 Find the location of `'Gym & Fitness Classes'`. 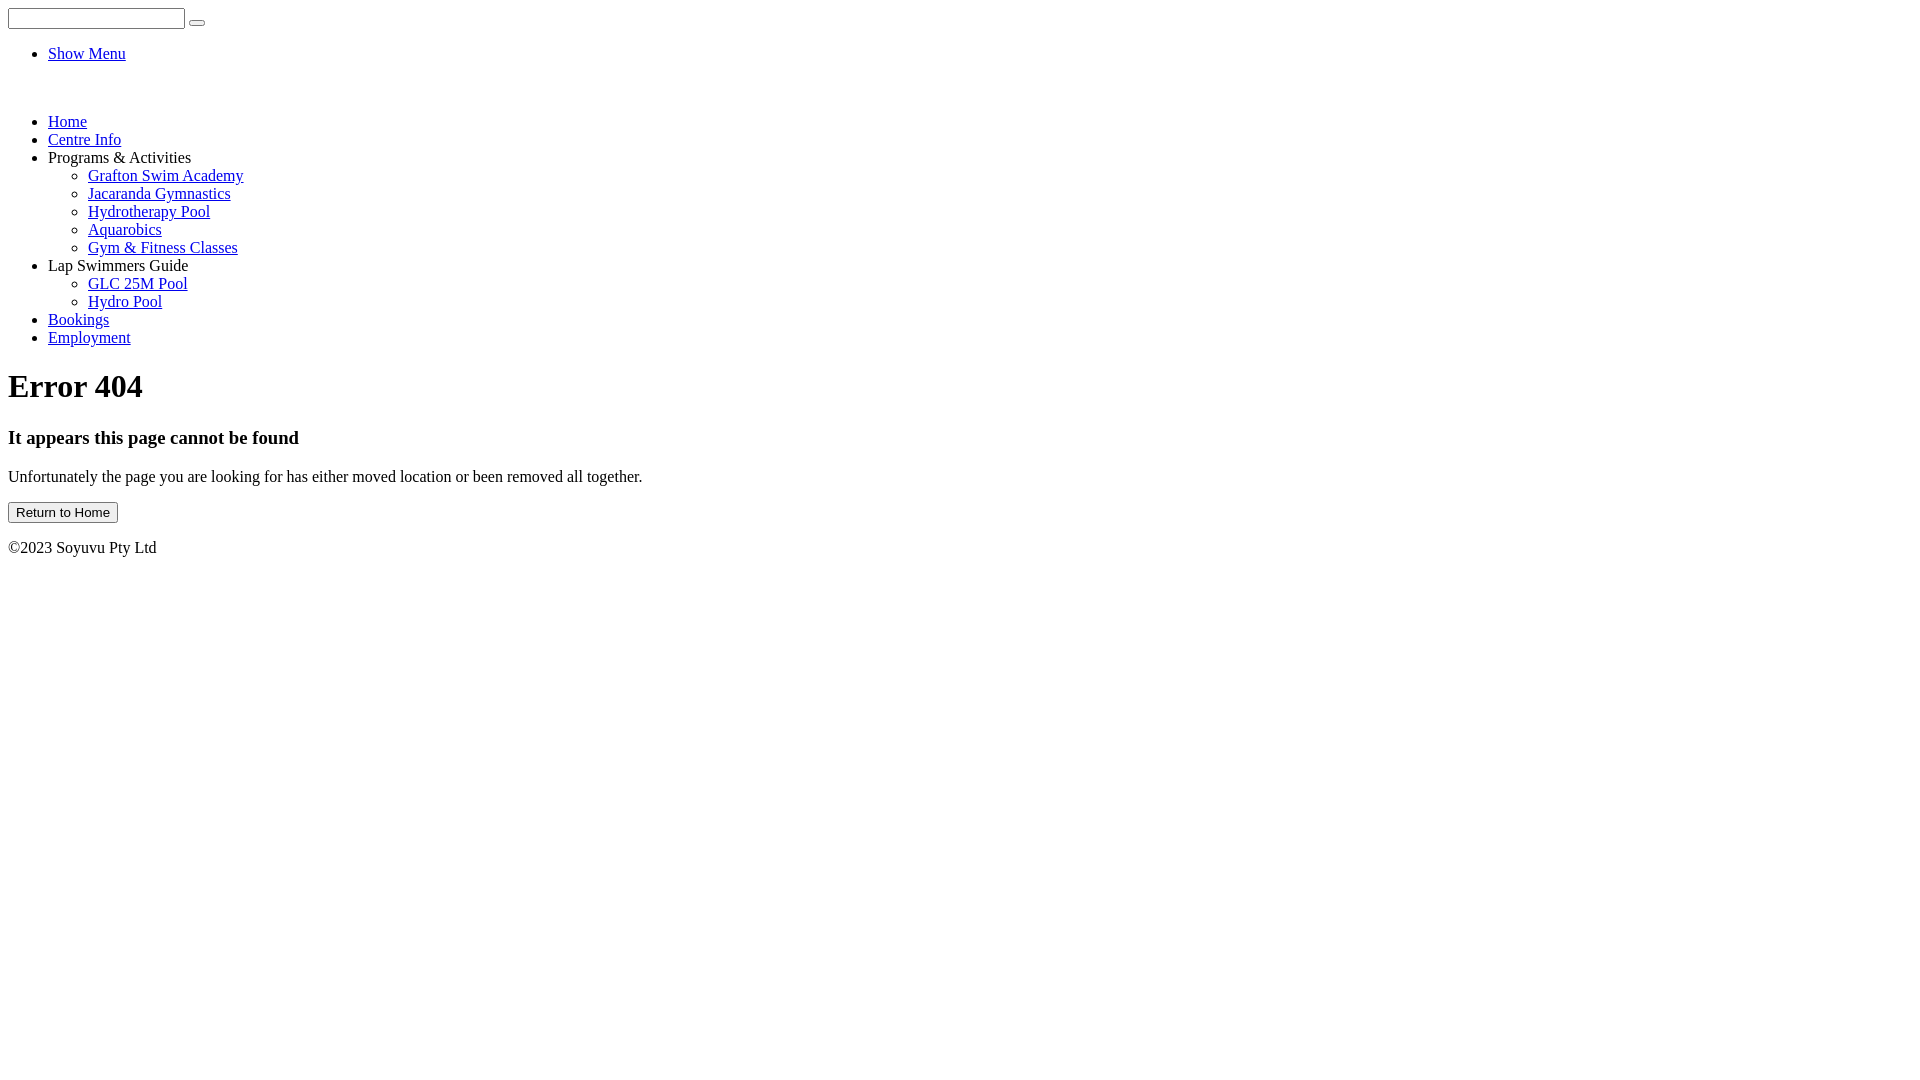

'Gym & Fitness Classes' is located at coordinates (163, 246).